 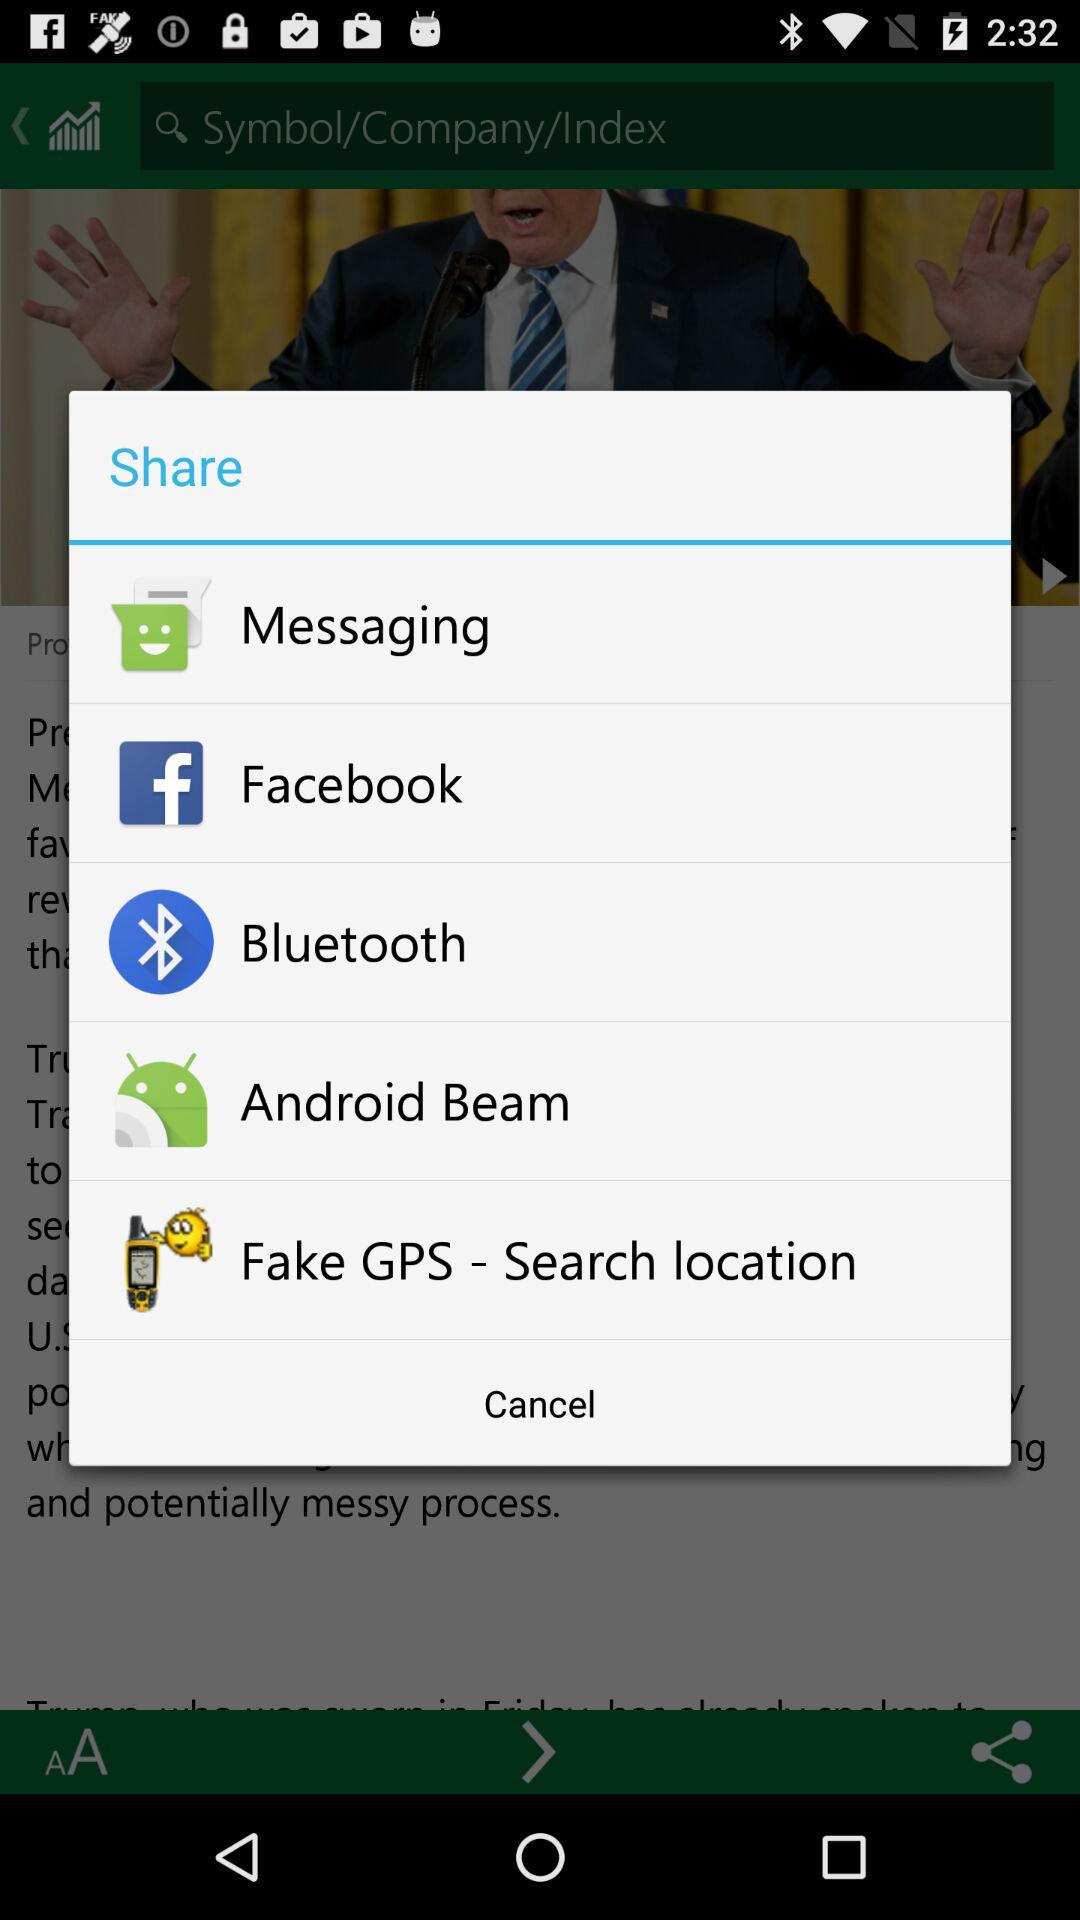 What do you see at coordinates (540, 1402) in the screenshot?
I see `cancel at the bottom` at bounding box center [540, 1402].